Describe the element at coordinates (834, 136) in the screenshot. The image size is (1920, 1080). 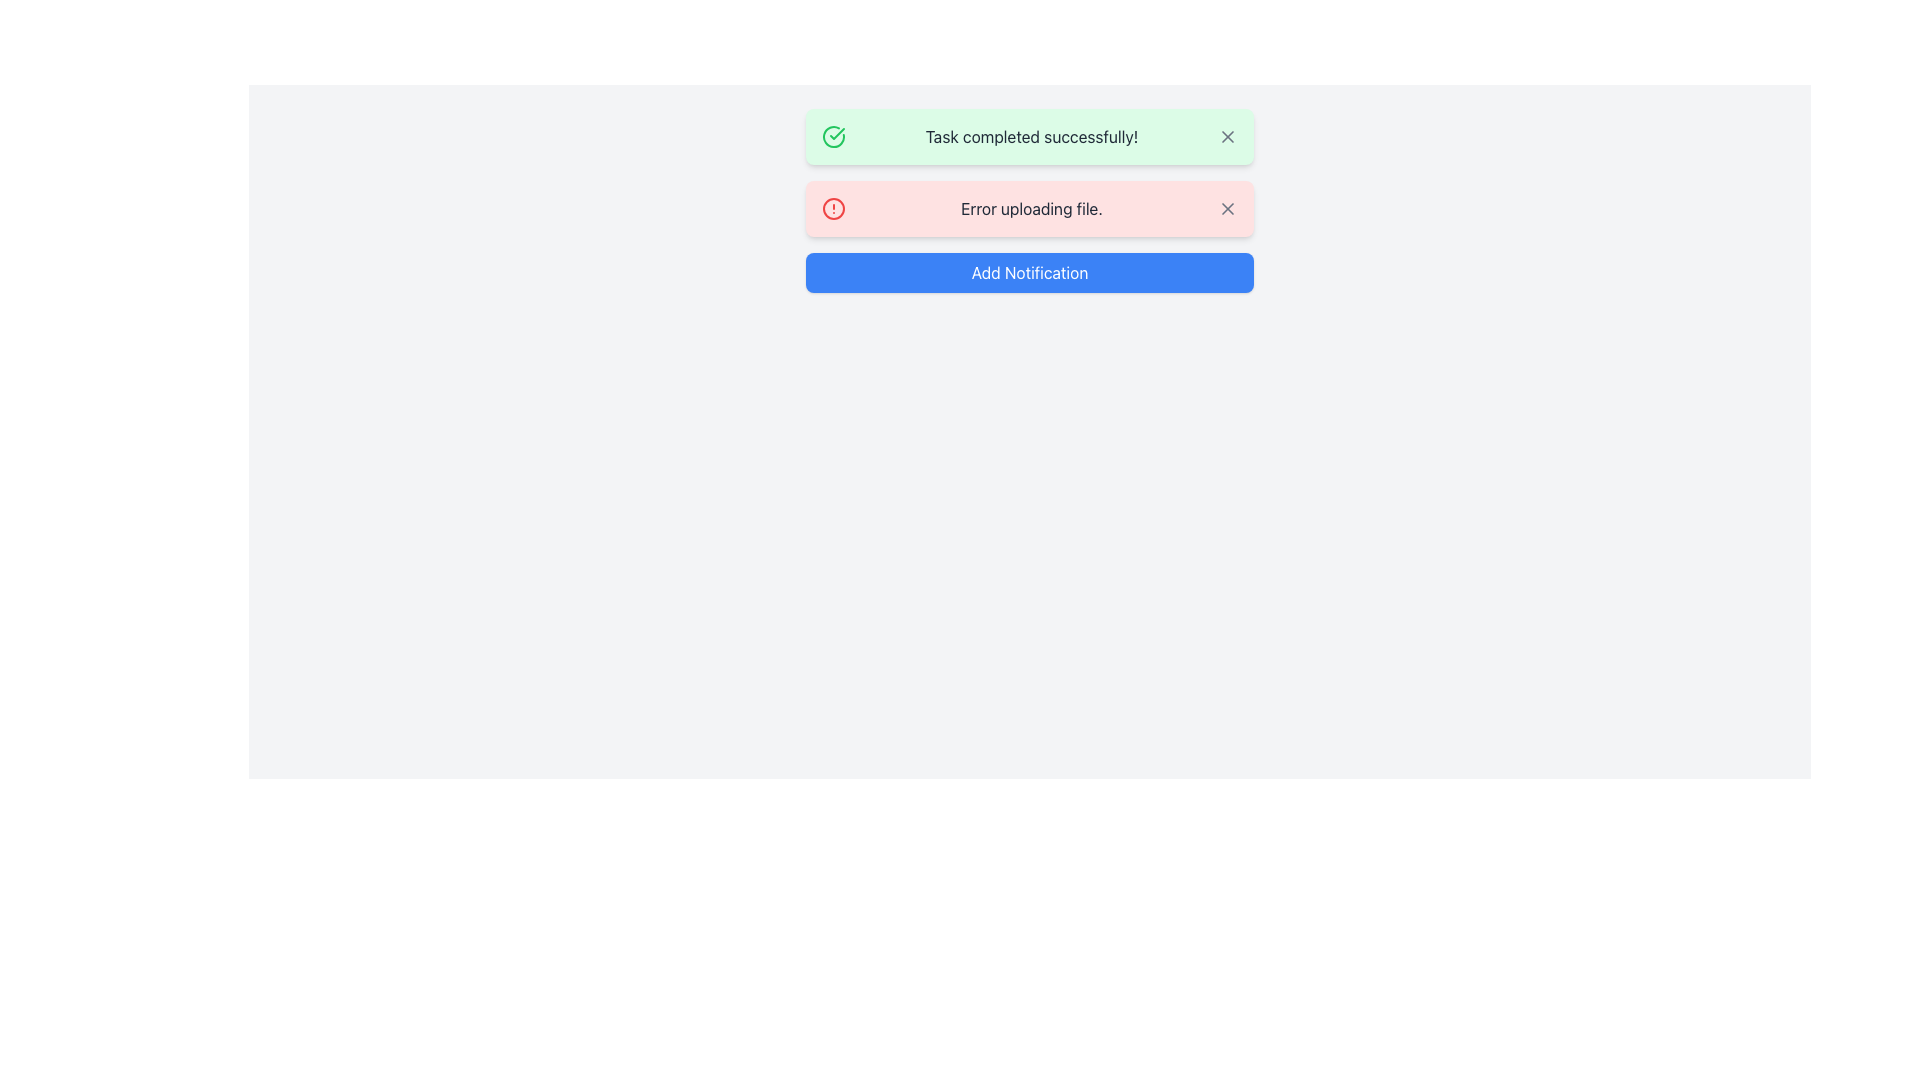
I see `the status indicator icon located at the far left of the green notification banner that reads 'Task completed successfully!'` at that location.